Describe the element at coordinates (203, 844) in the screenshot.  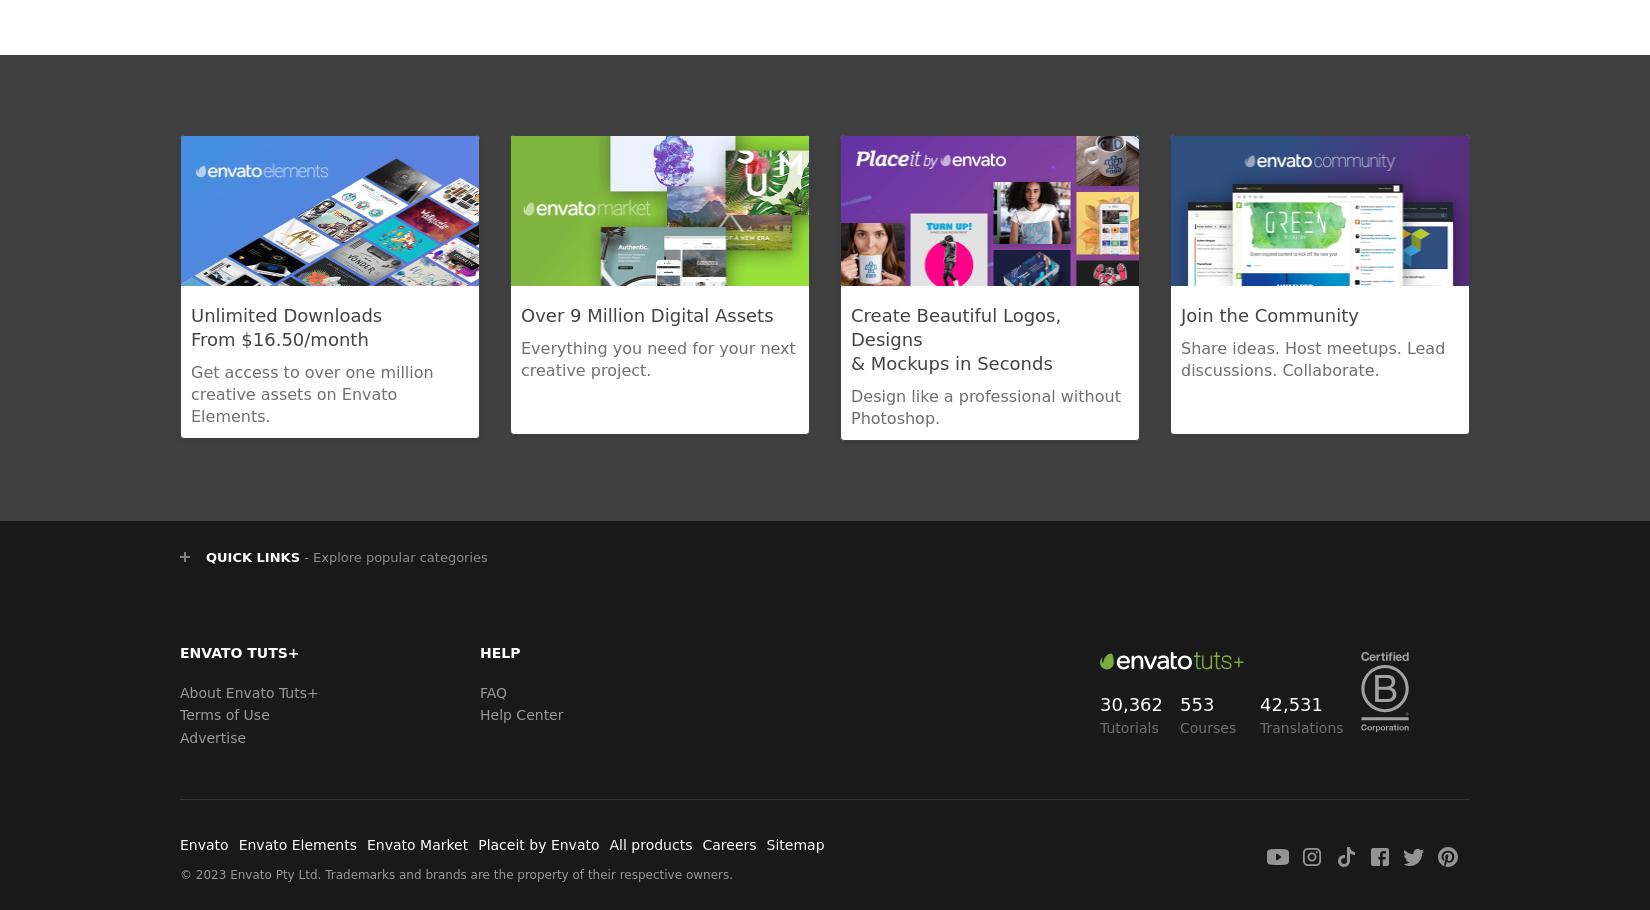
I see `'Envato'` at that location.